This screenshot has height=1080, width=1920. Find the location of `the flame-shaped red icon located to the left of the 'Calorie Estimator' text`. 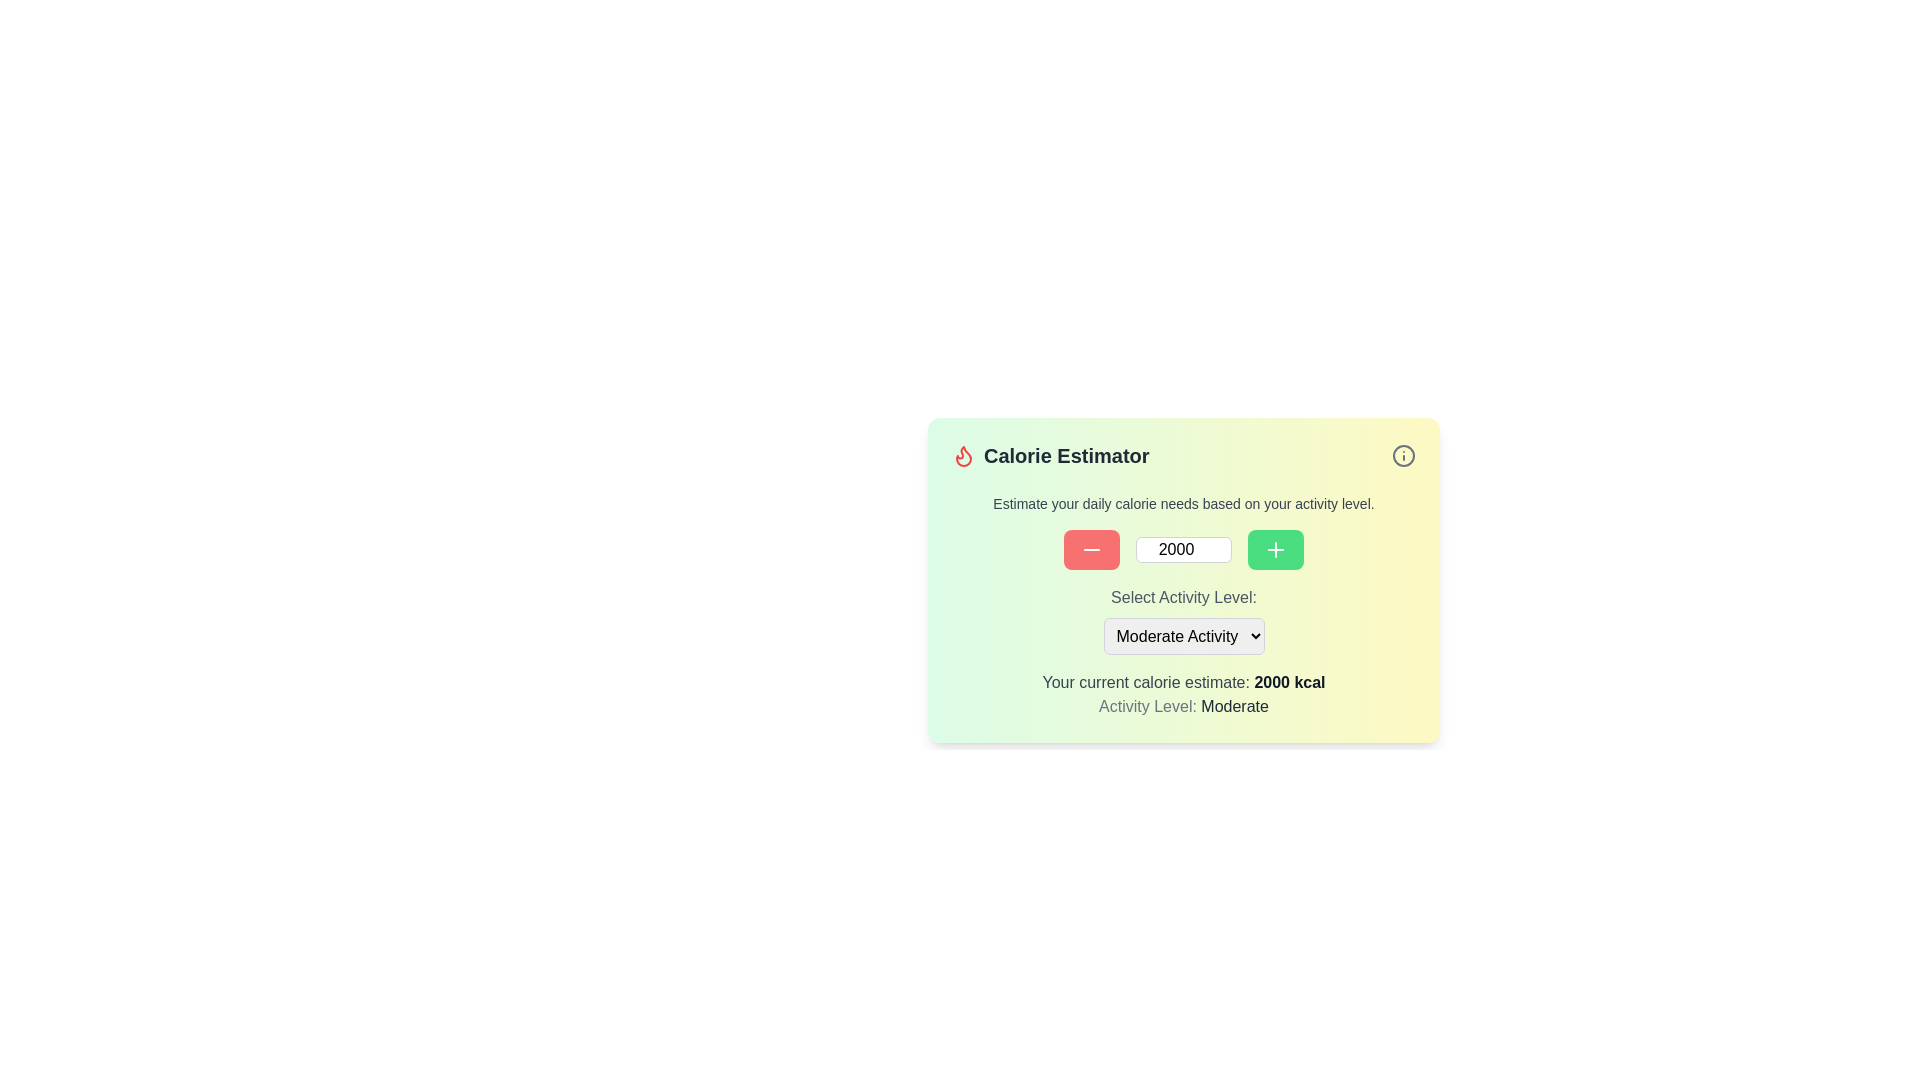

the flame-shaped red icon located to the left of the 'Calorie Estimator' text is located at coordinates (964, 455).